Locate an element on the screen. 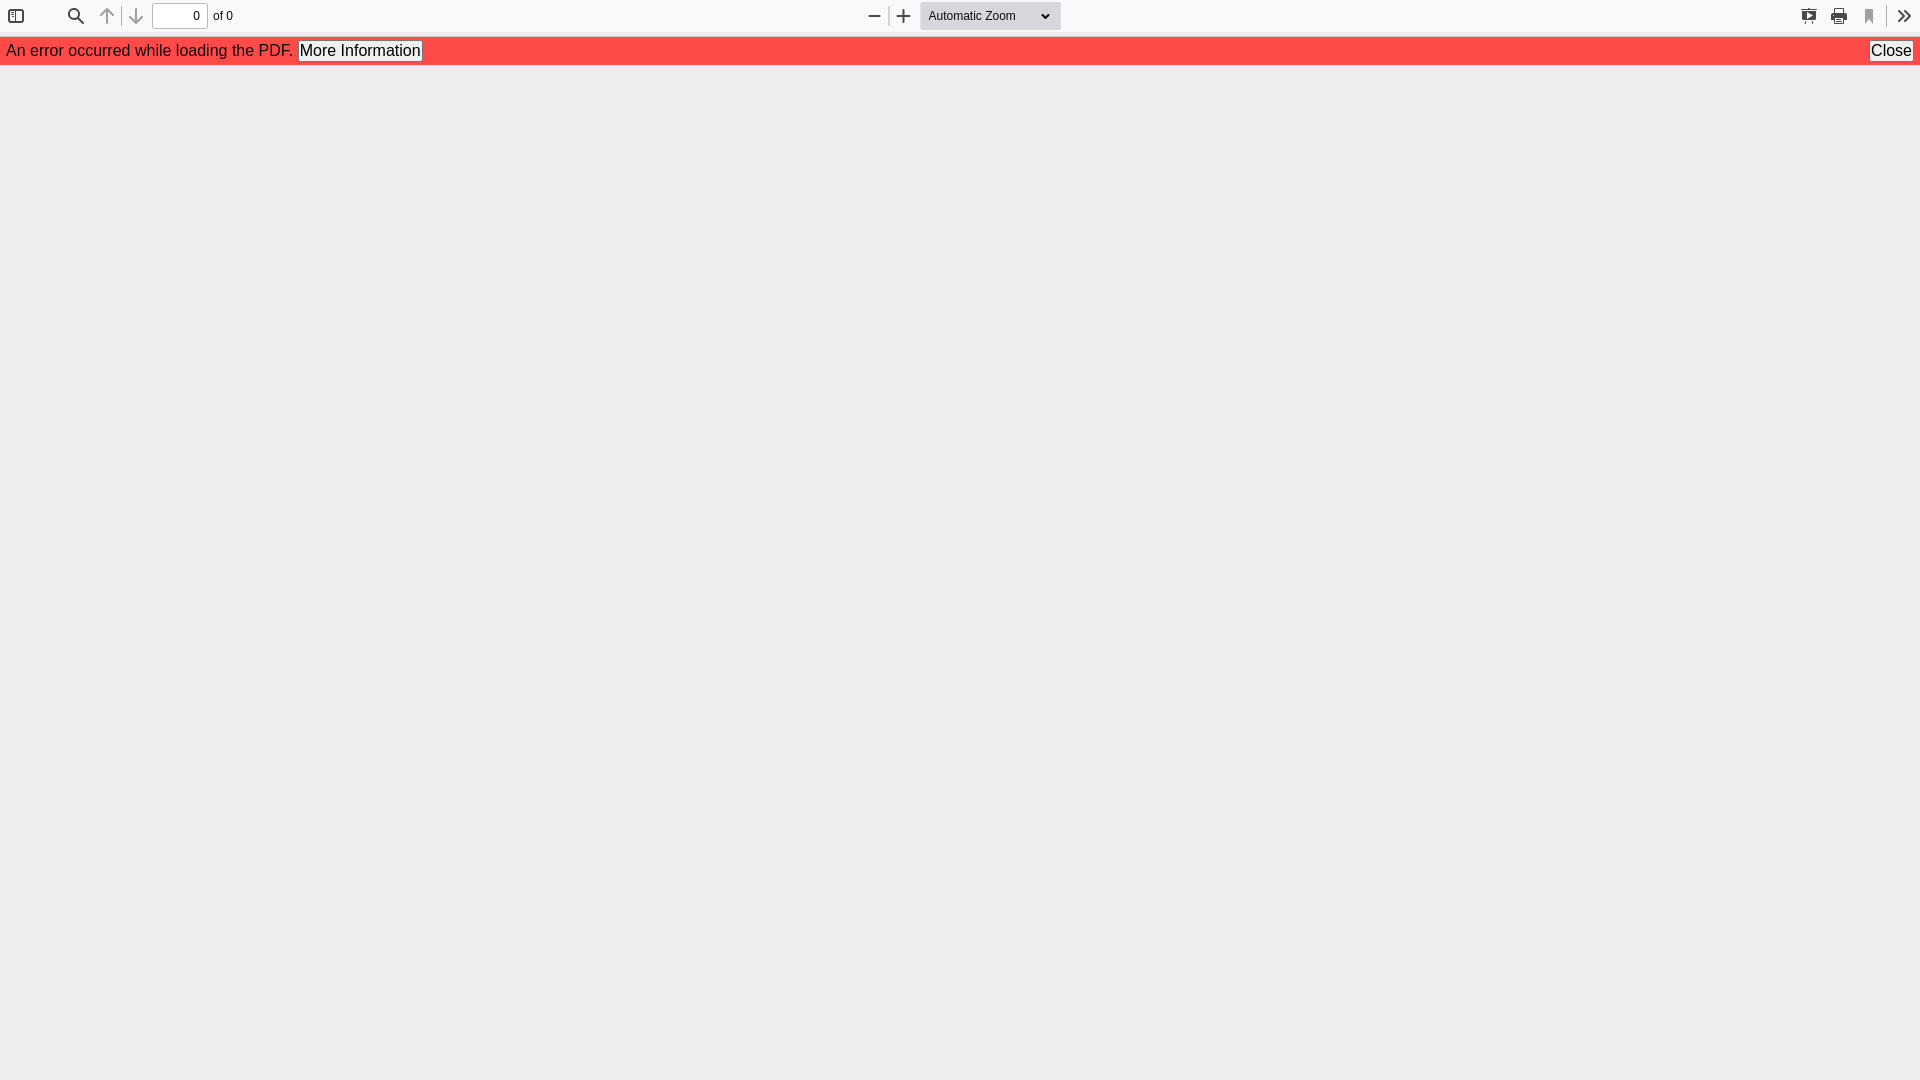 This screenshot has height=1080, width=1920. 'Print' is located at coordinates (1838, 15).